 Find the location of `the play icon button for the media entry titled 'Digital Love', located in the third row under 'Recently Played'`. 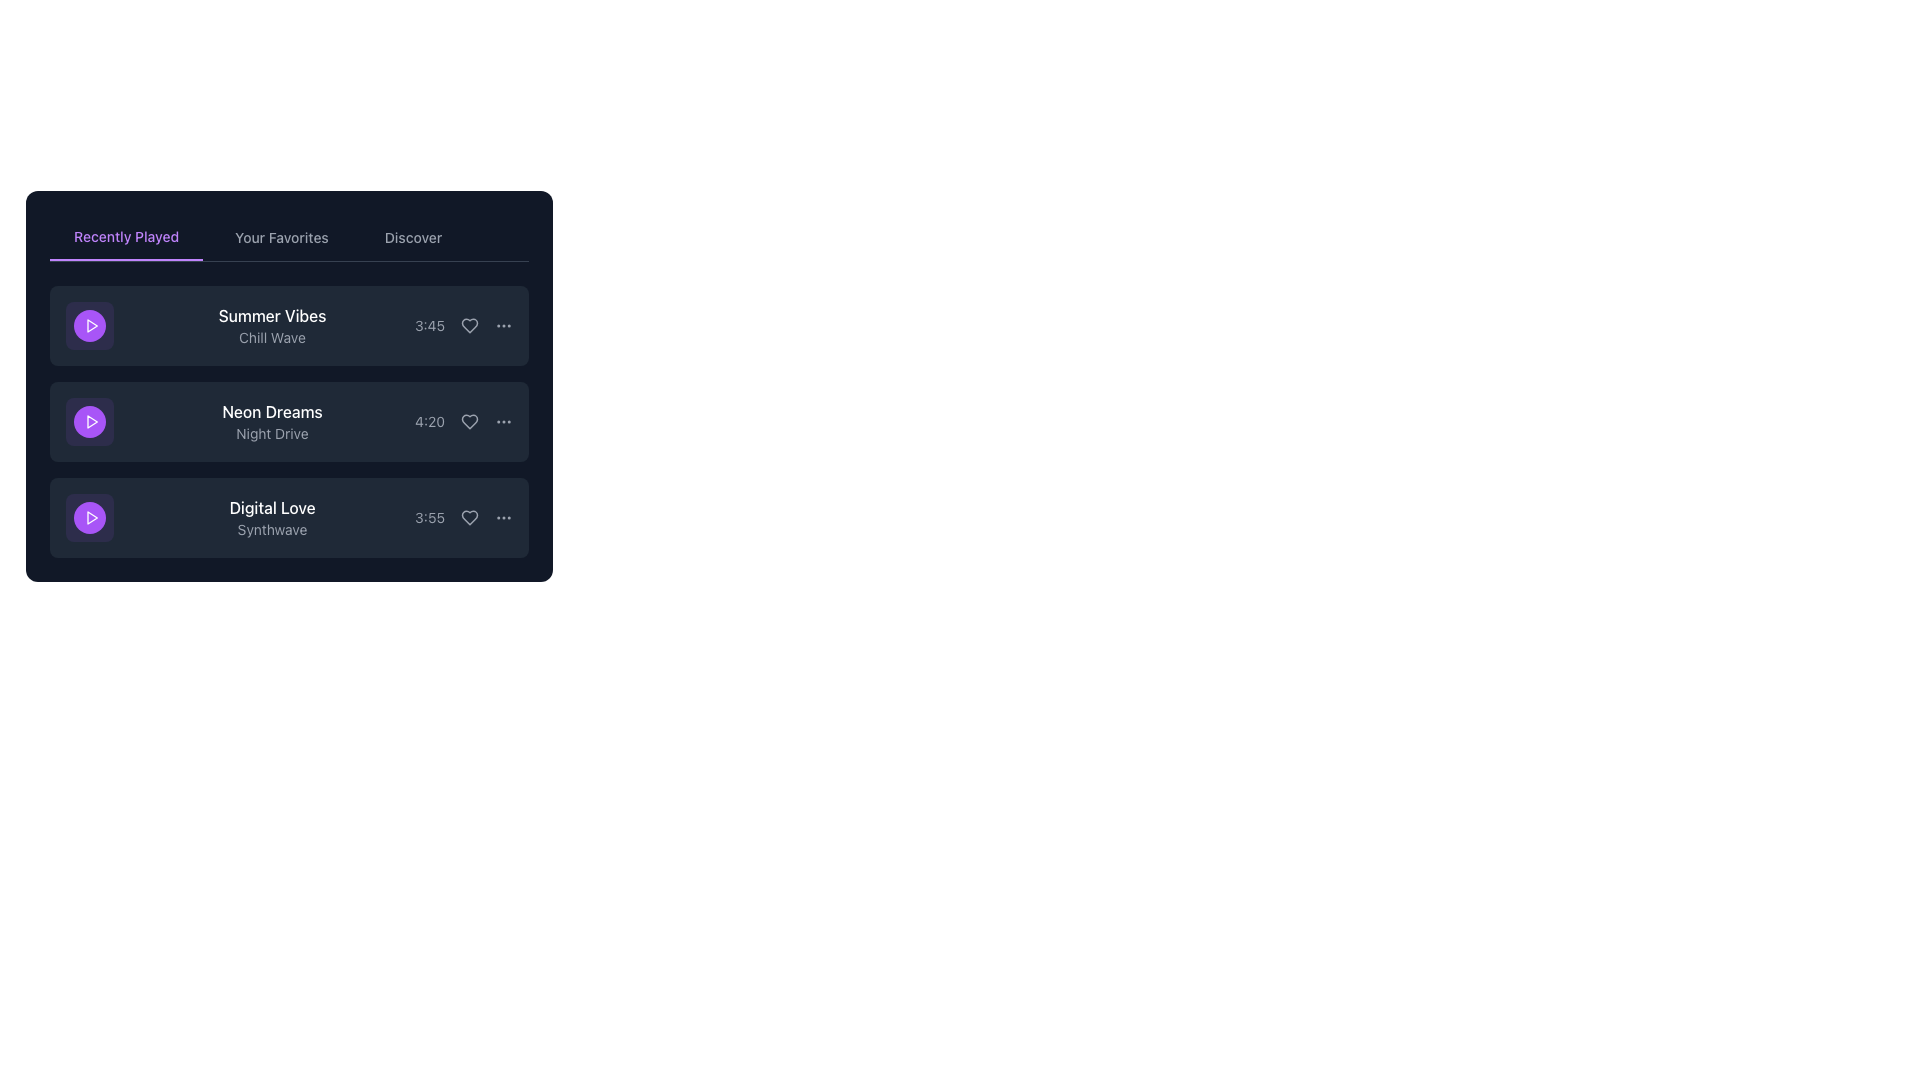

the play icon button for the media entry titled 'Digital Love', located in the third row under 'Recently Played' is located at coordinates (91, 516).